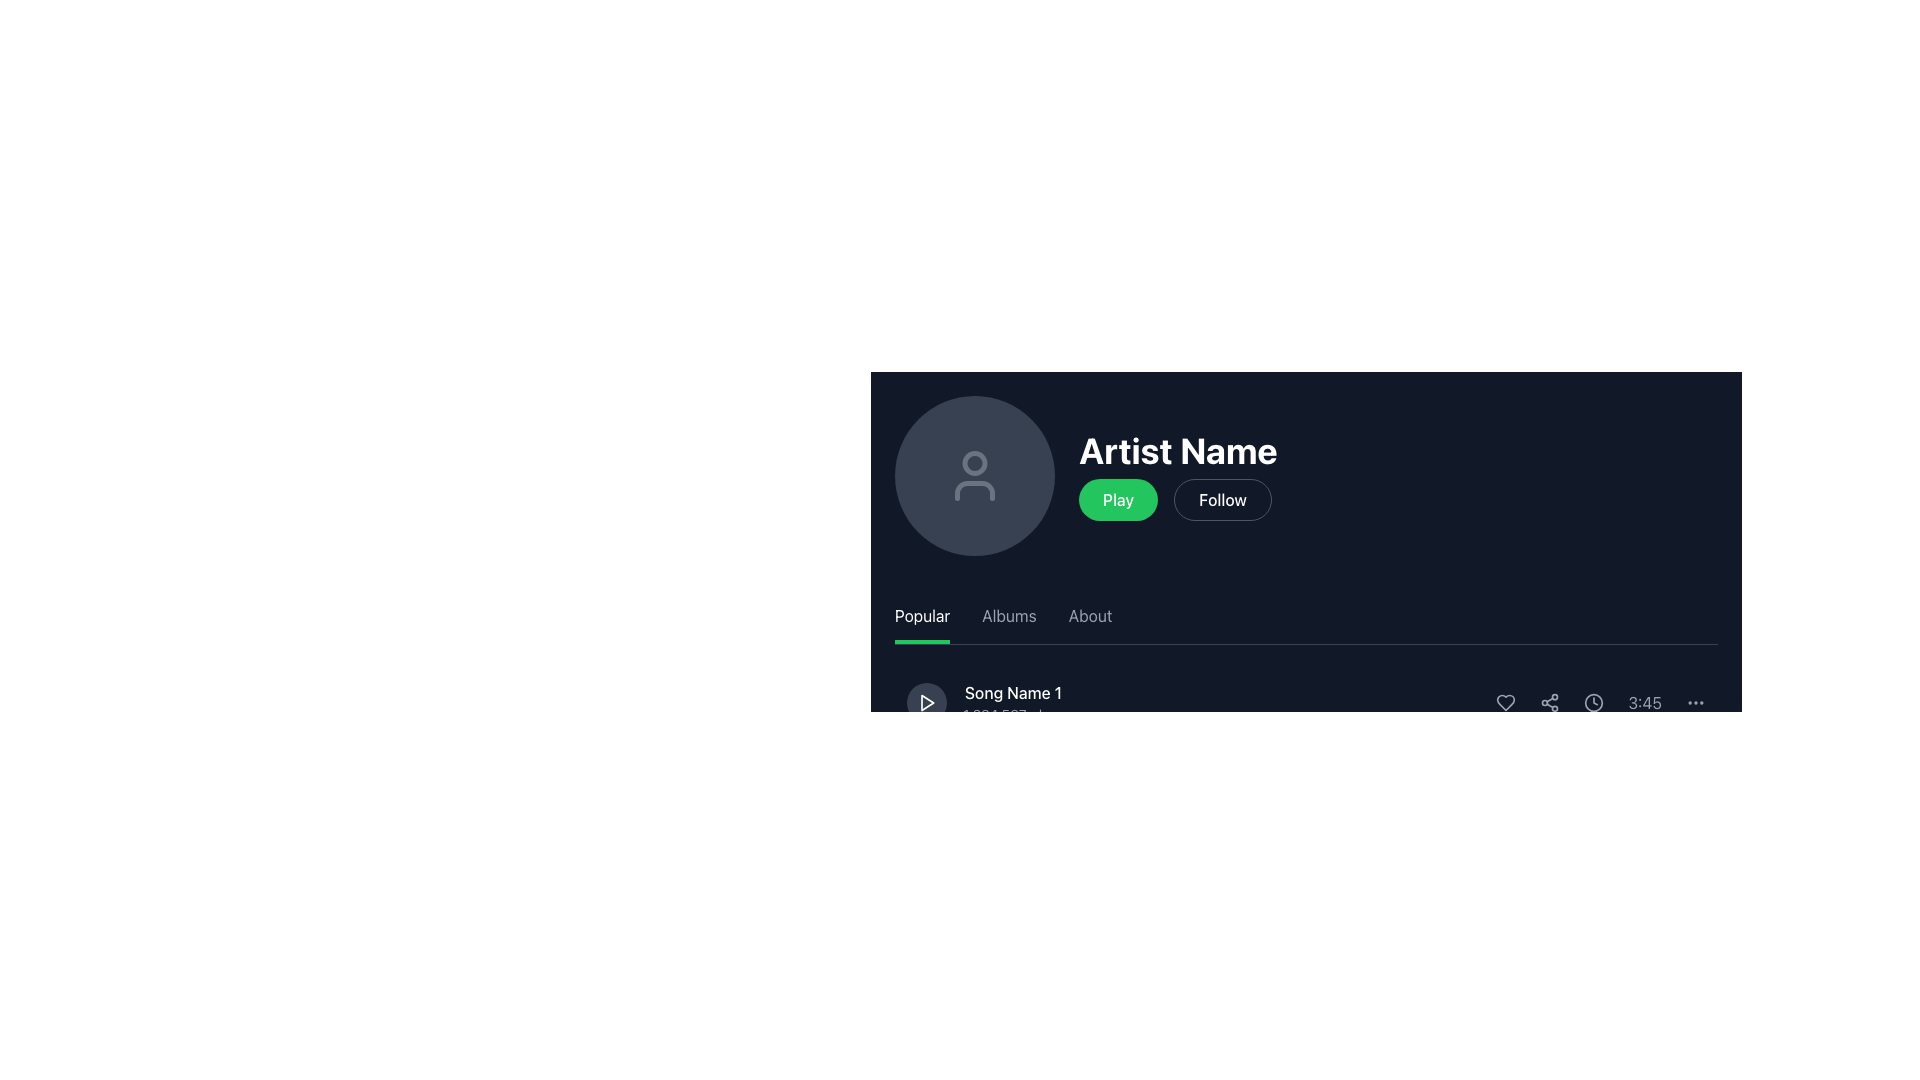 The image size is (1920, 1080). What do you see at coordinates (1178, 451) in the screenshot?
I see `the text label that identifies the artist's name, located near the top-center area of the interface, directly to the right of the circular avatar image, above the 'Play' and 'Follow' buttons` at bounding box center [1178, 451].